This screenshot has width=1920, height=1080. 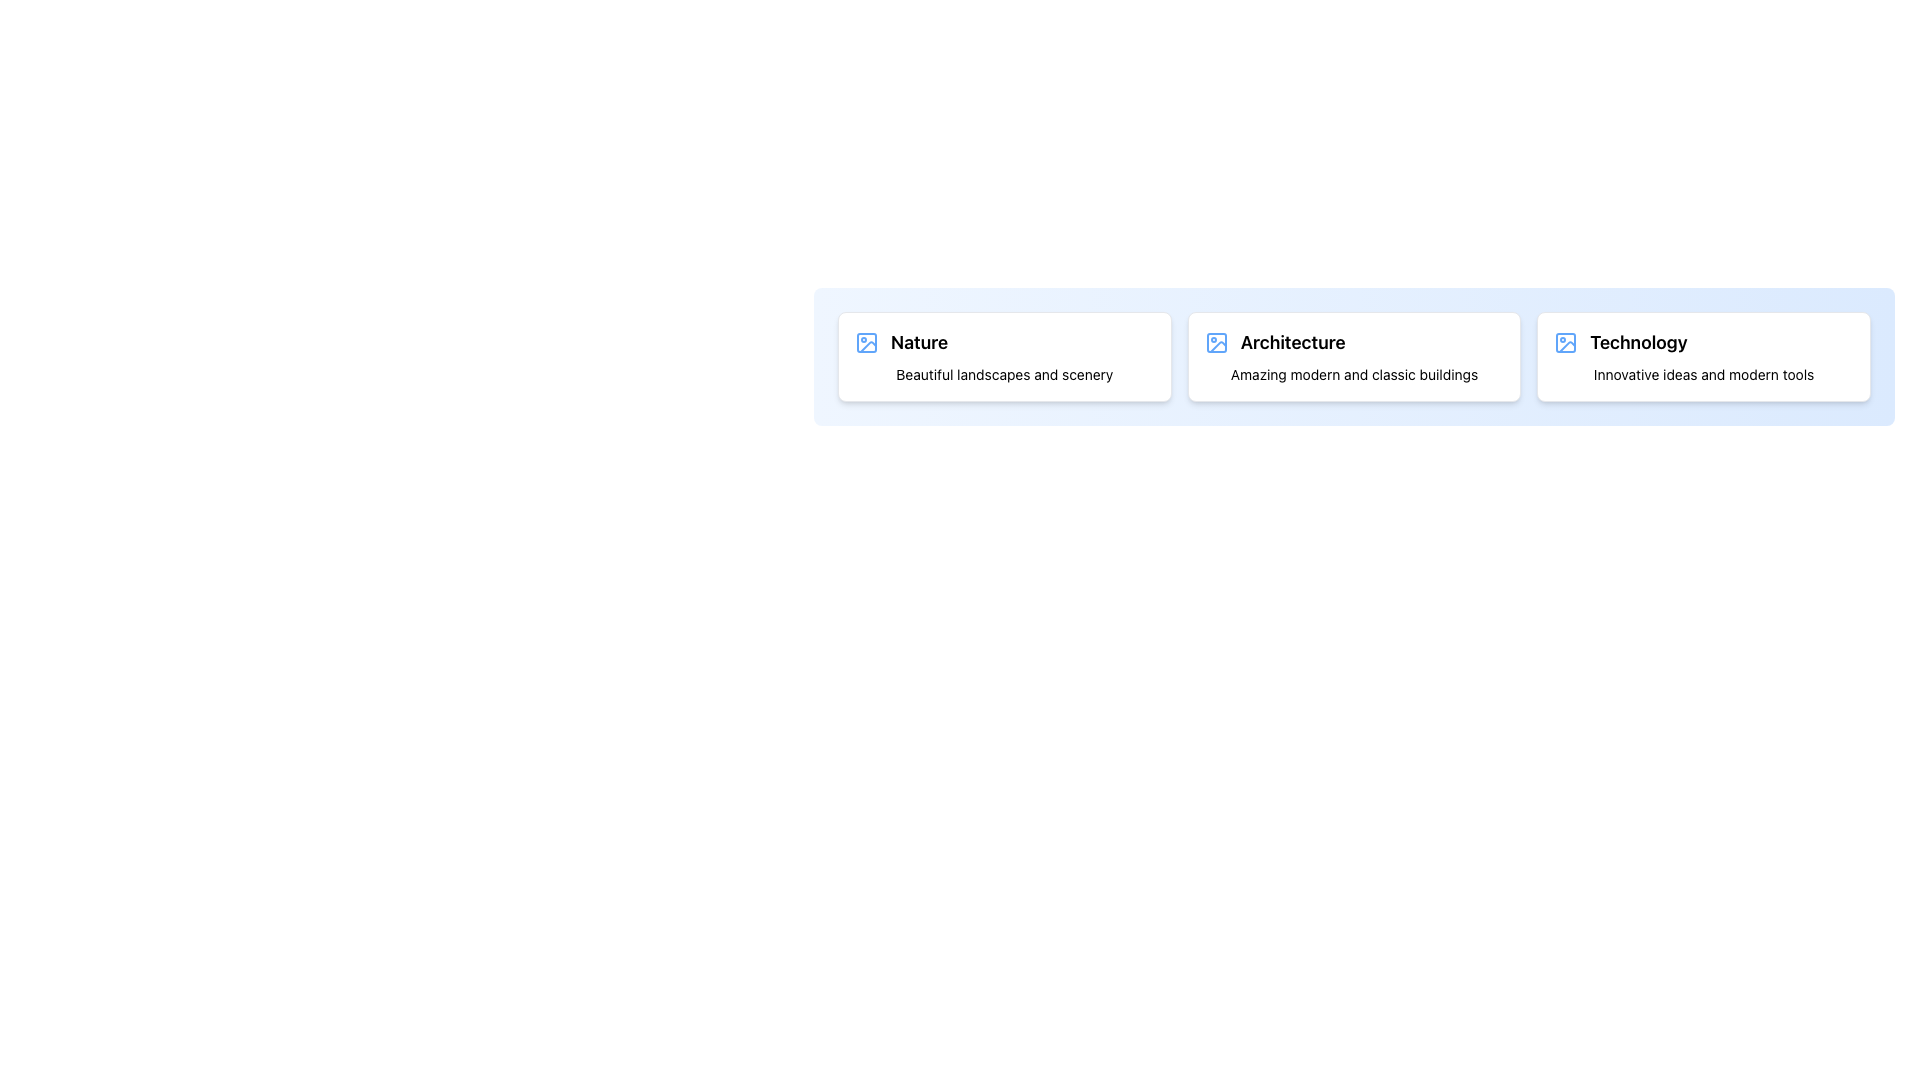 What do you see at coordinates (1354, 374) in the screenshot?
I see `the text label displaying 'Amazing modern and classic buildings' within the 'Architecture' card` at bounding box center [1354, 374].